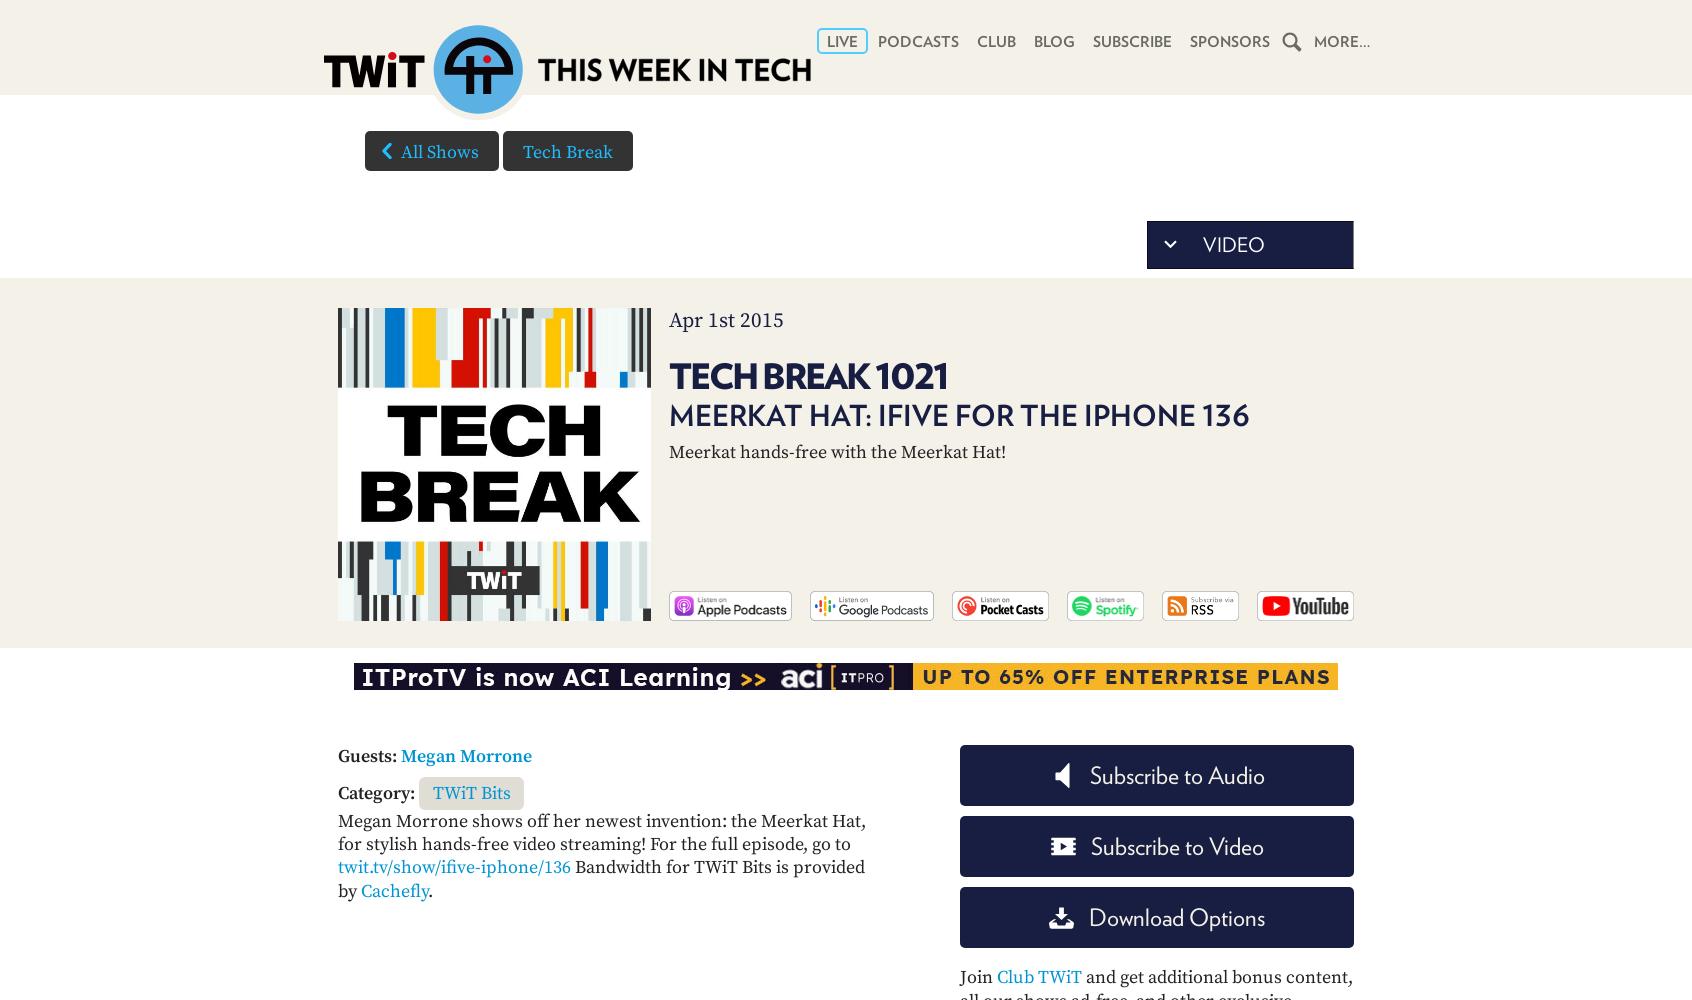  Describe the element at coordinates (918, 42) in the screenshot. I see `'Podcasts'` at that location.